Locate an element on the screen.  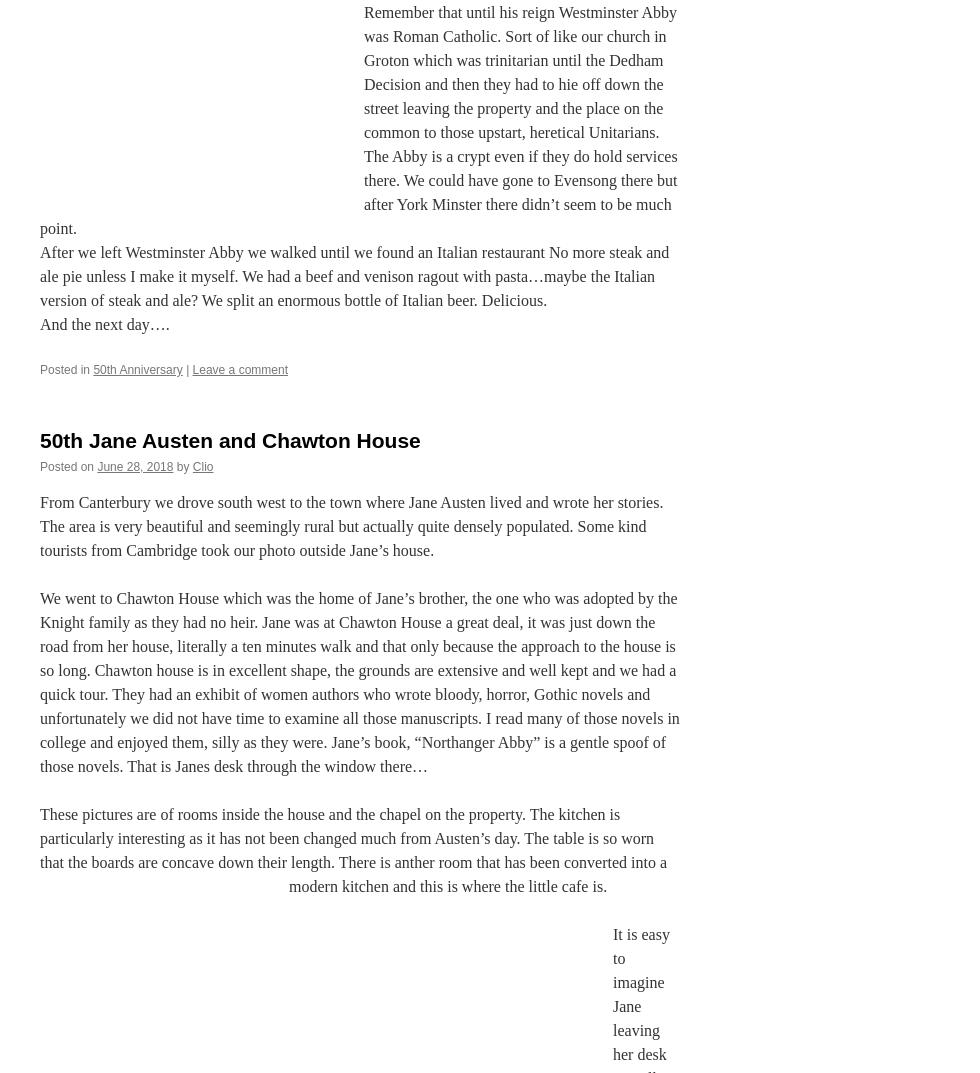
'Clio' is located at coordinates (202, 466).